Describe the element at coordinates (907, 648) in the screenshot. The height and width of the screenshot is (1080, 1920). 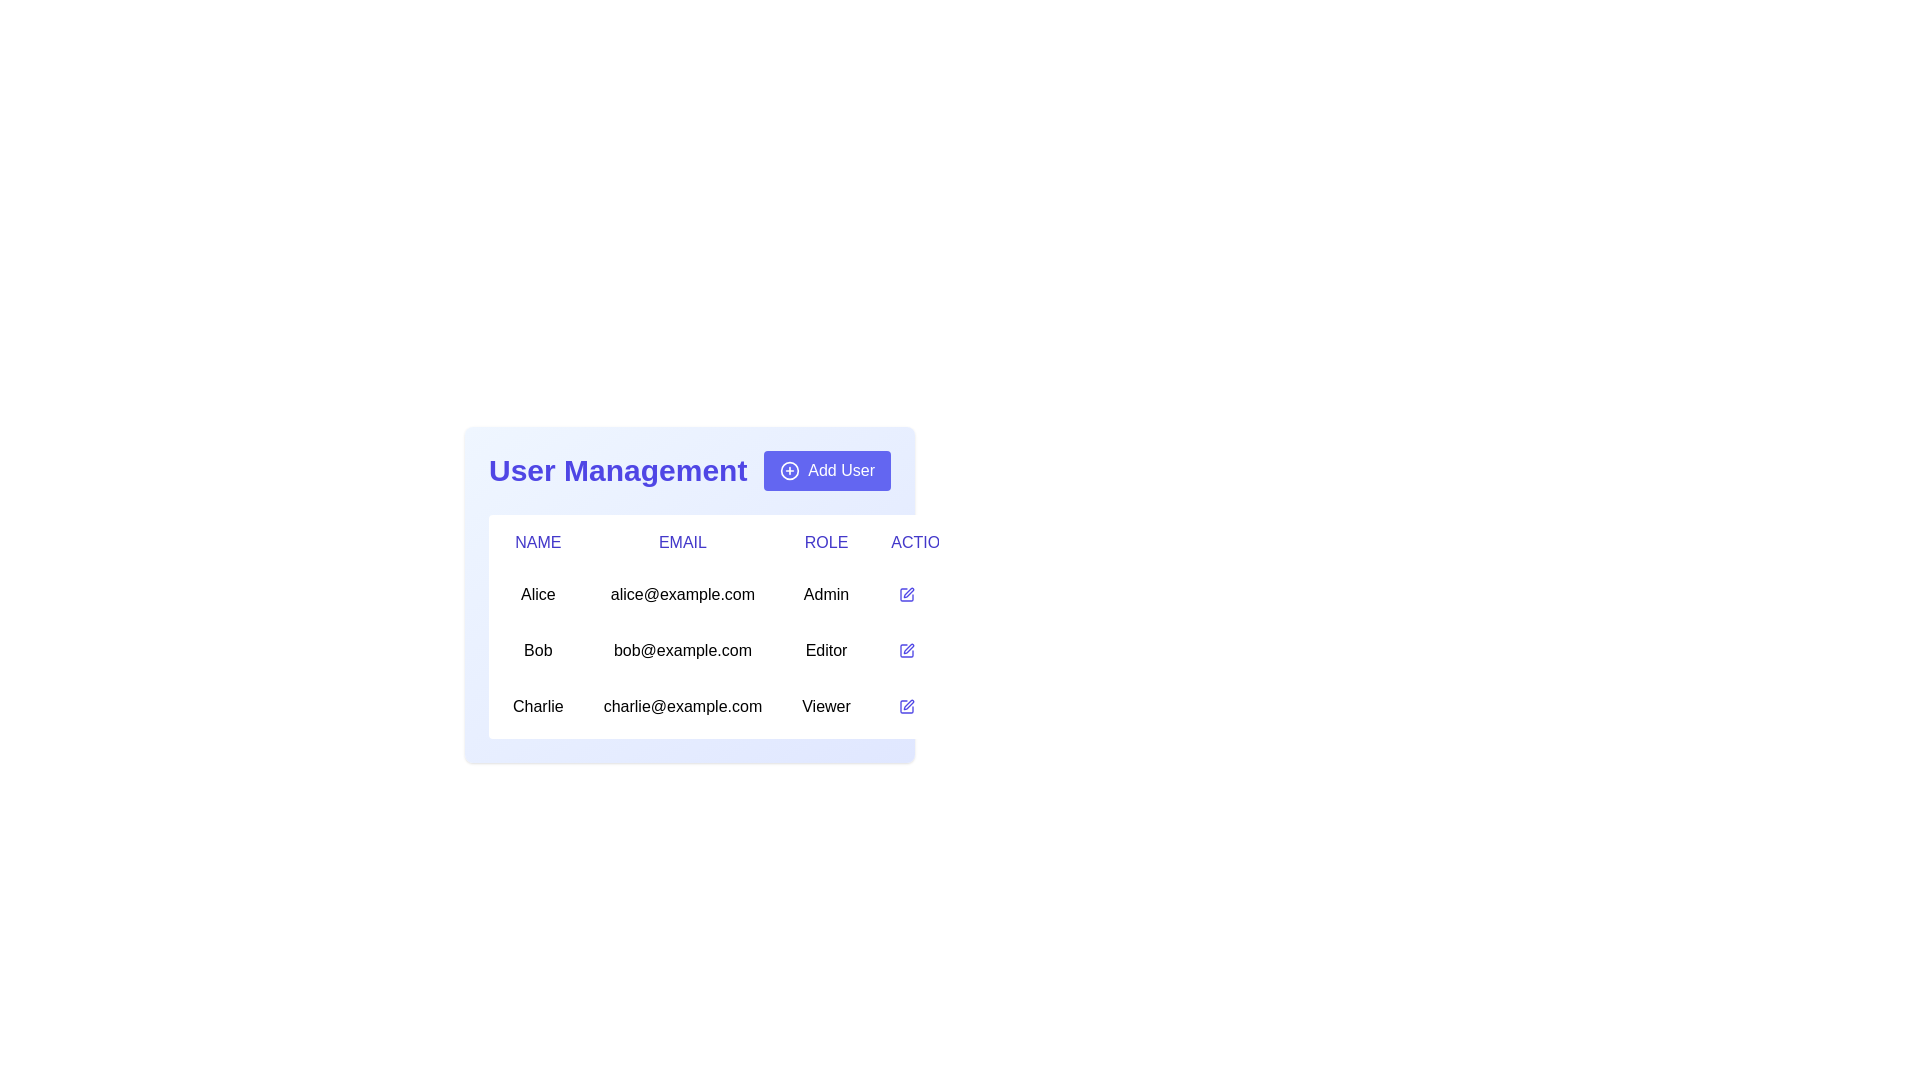
I see `the pen-like icon in the 'Action' column of the user management interface for the second user, Bob` at that location.